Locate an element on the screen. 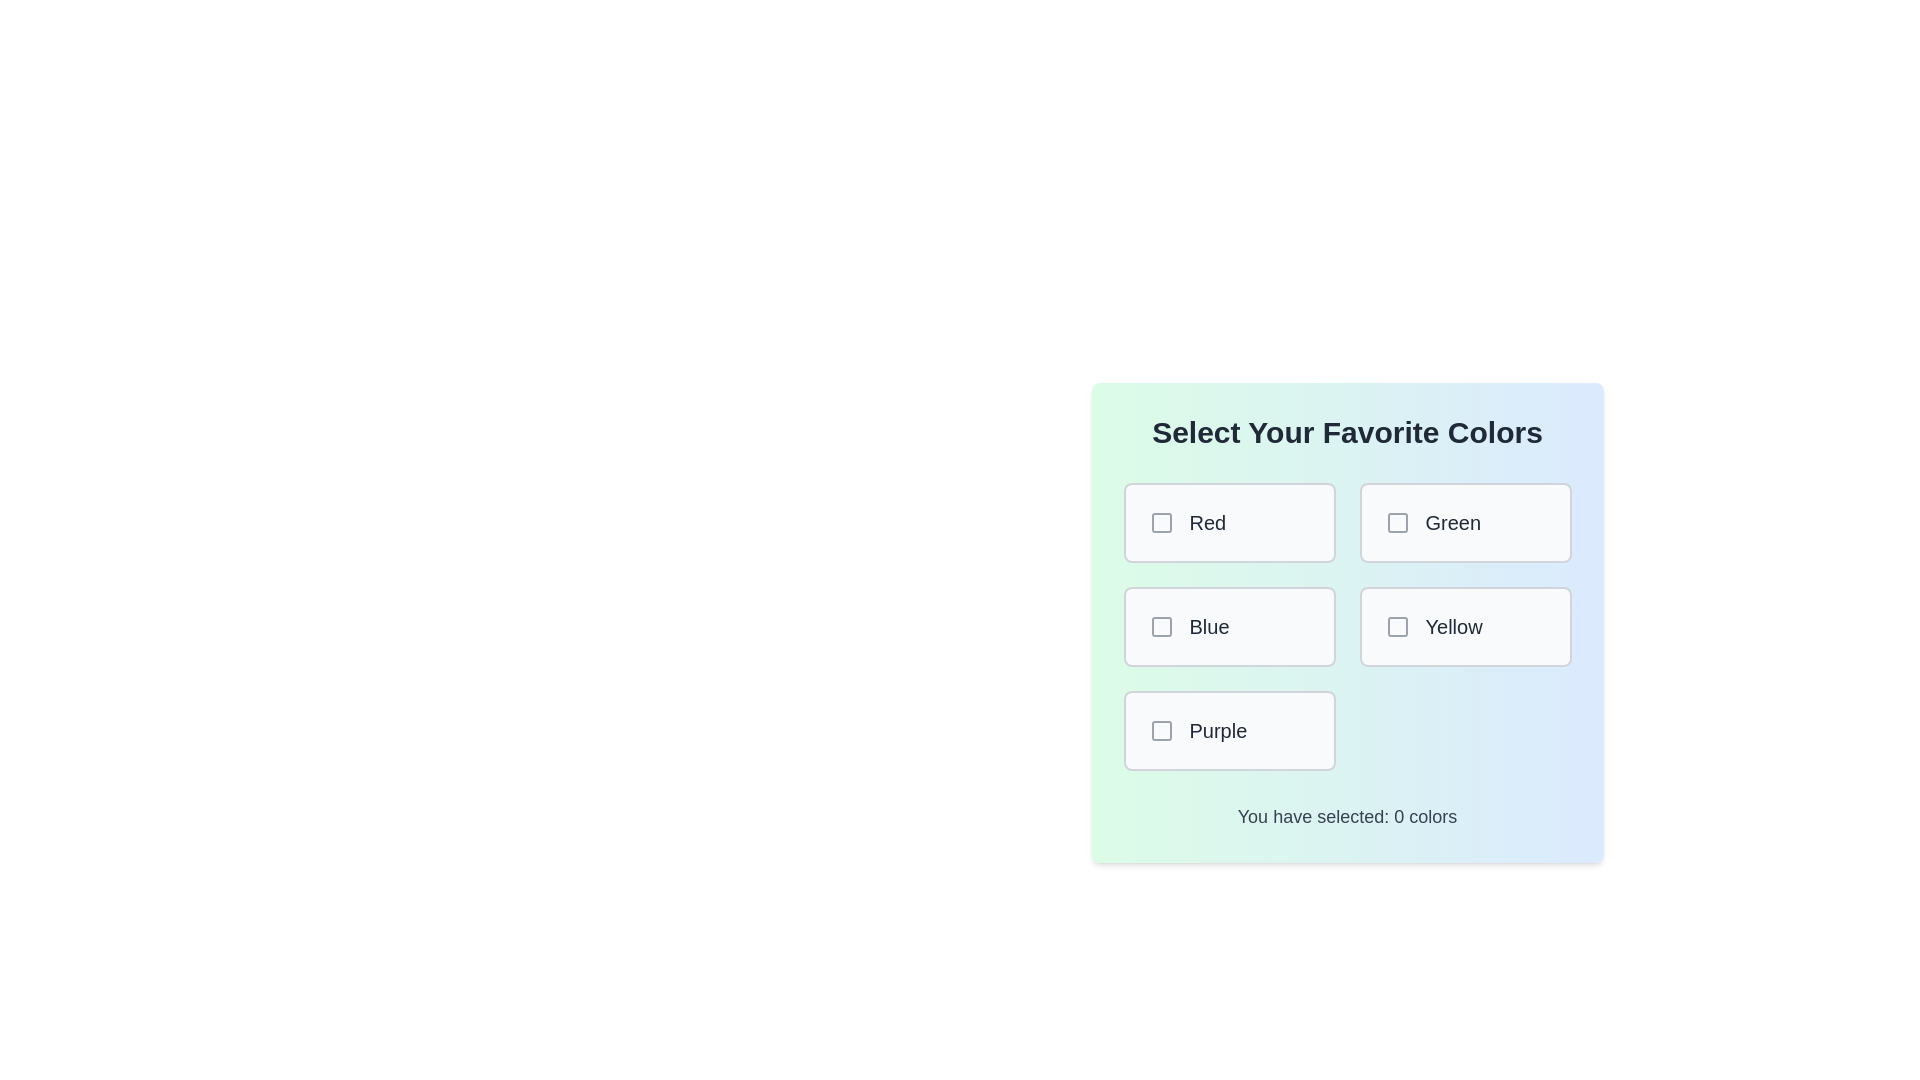 The height and width of the screenshot is (1080, 1920). the color Green by clicking its corresponding box is located at coordinates (1465, 522).